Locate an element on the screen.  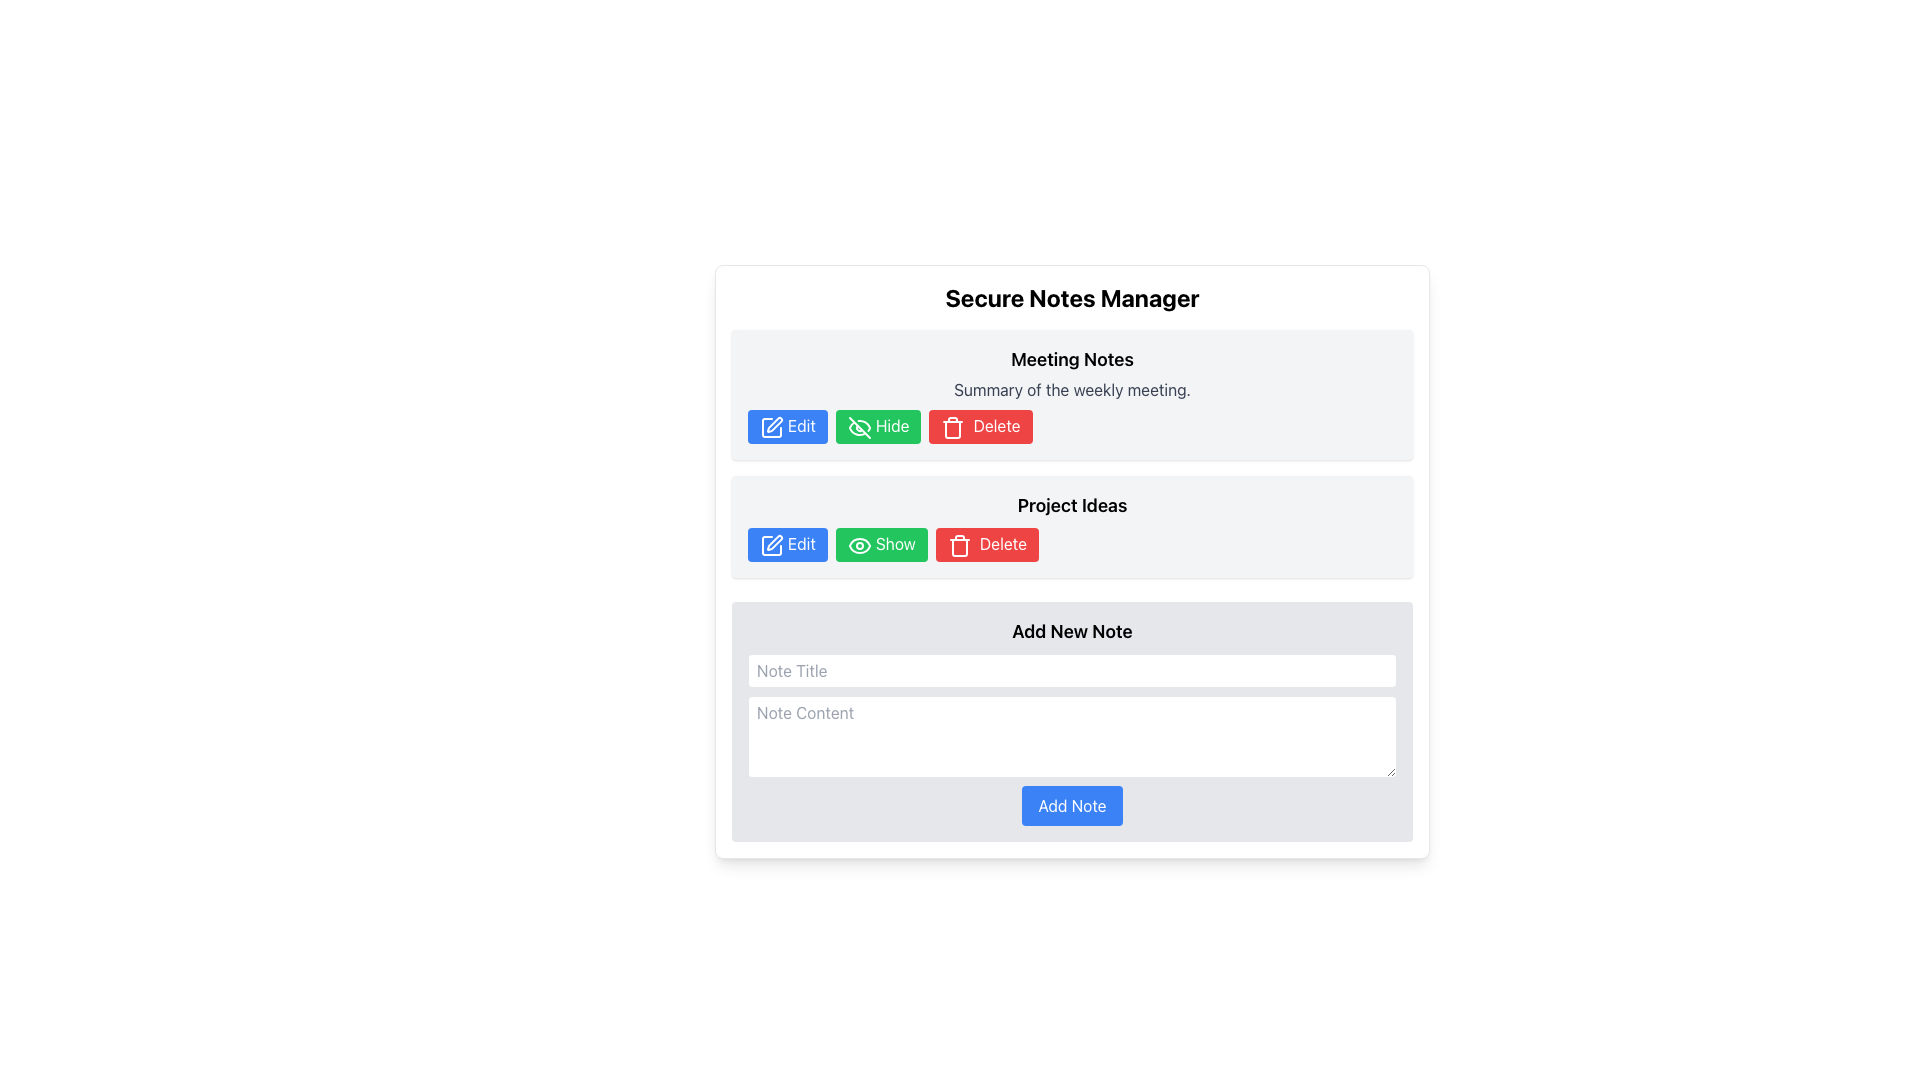
the visual indicator icon next to the 'Hide' button under the 'Meeting Notes' section to obscure or remove visibility of the content is located at coordinates (859, 426).